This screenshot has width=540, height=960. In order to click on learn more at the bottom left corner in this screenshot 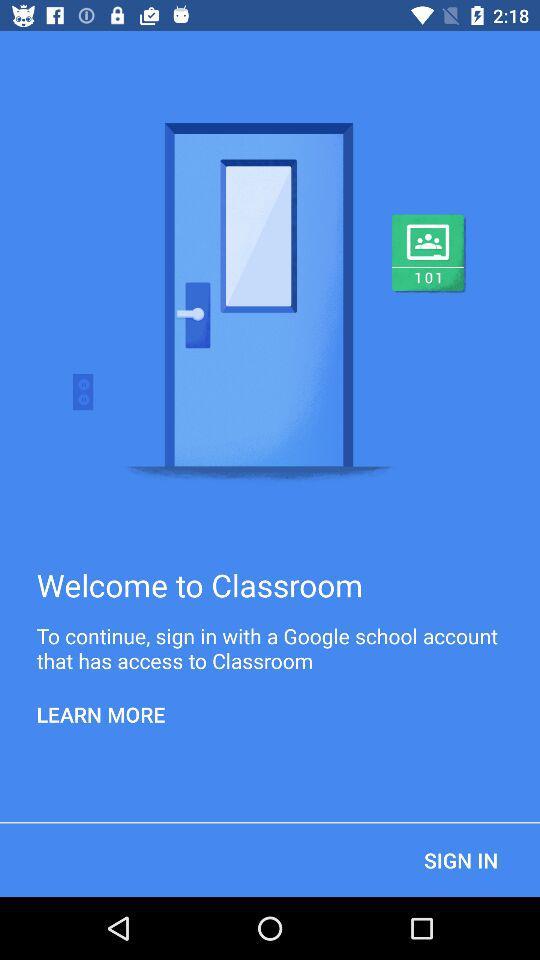, I will do `click(100, 714)`.